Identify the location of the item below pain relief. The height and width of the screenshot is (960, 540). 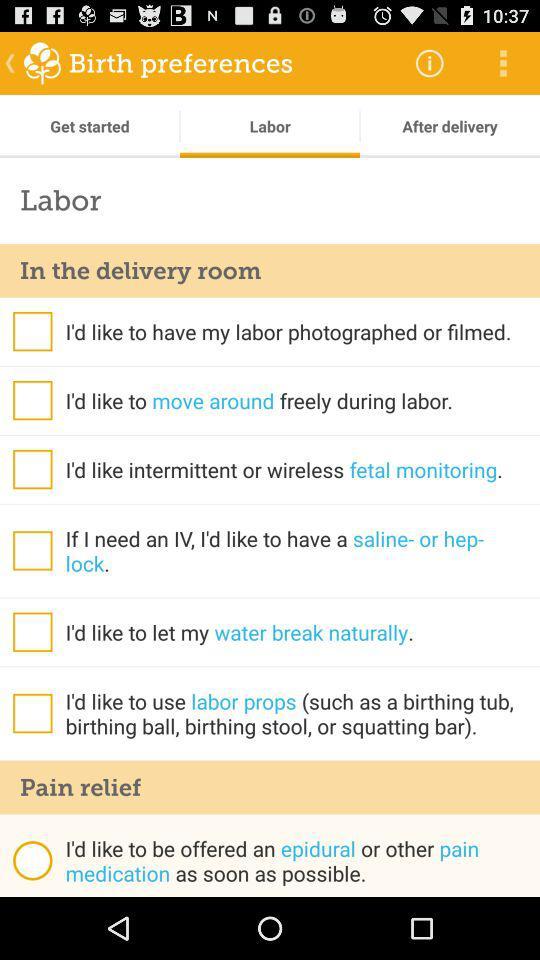
(31, 859).